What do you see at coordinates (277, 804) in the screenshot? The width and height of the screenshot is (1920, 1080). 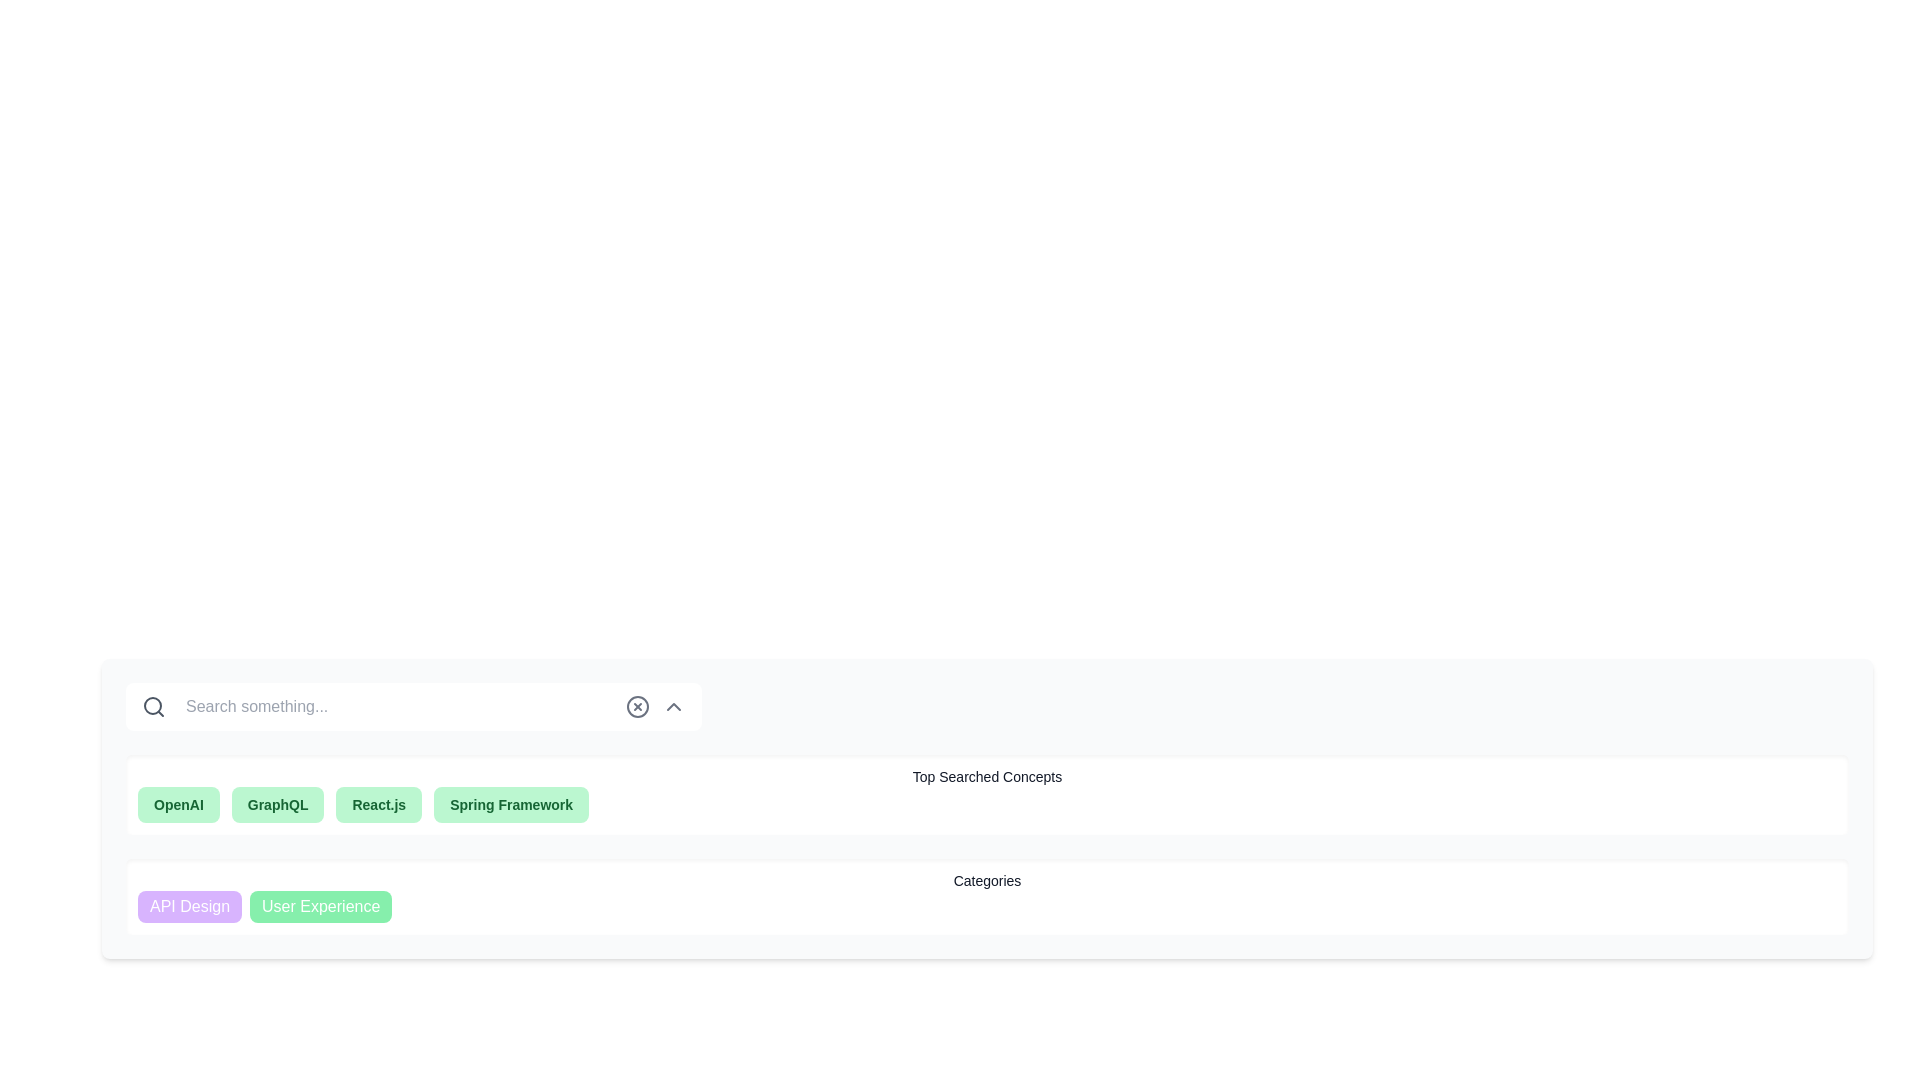 I see `the 'GraphQL' button, which is the second button in a horizontal row of four, positioned between 'OpenAI' and 'React.js'` at bounding box center [277, 804].